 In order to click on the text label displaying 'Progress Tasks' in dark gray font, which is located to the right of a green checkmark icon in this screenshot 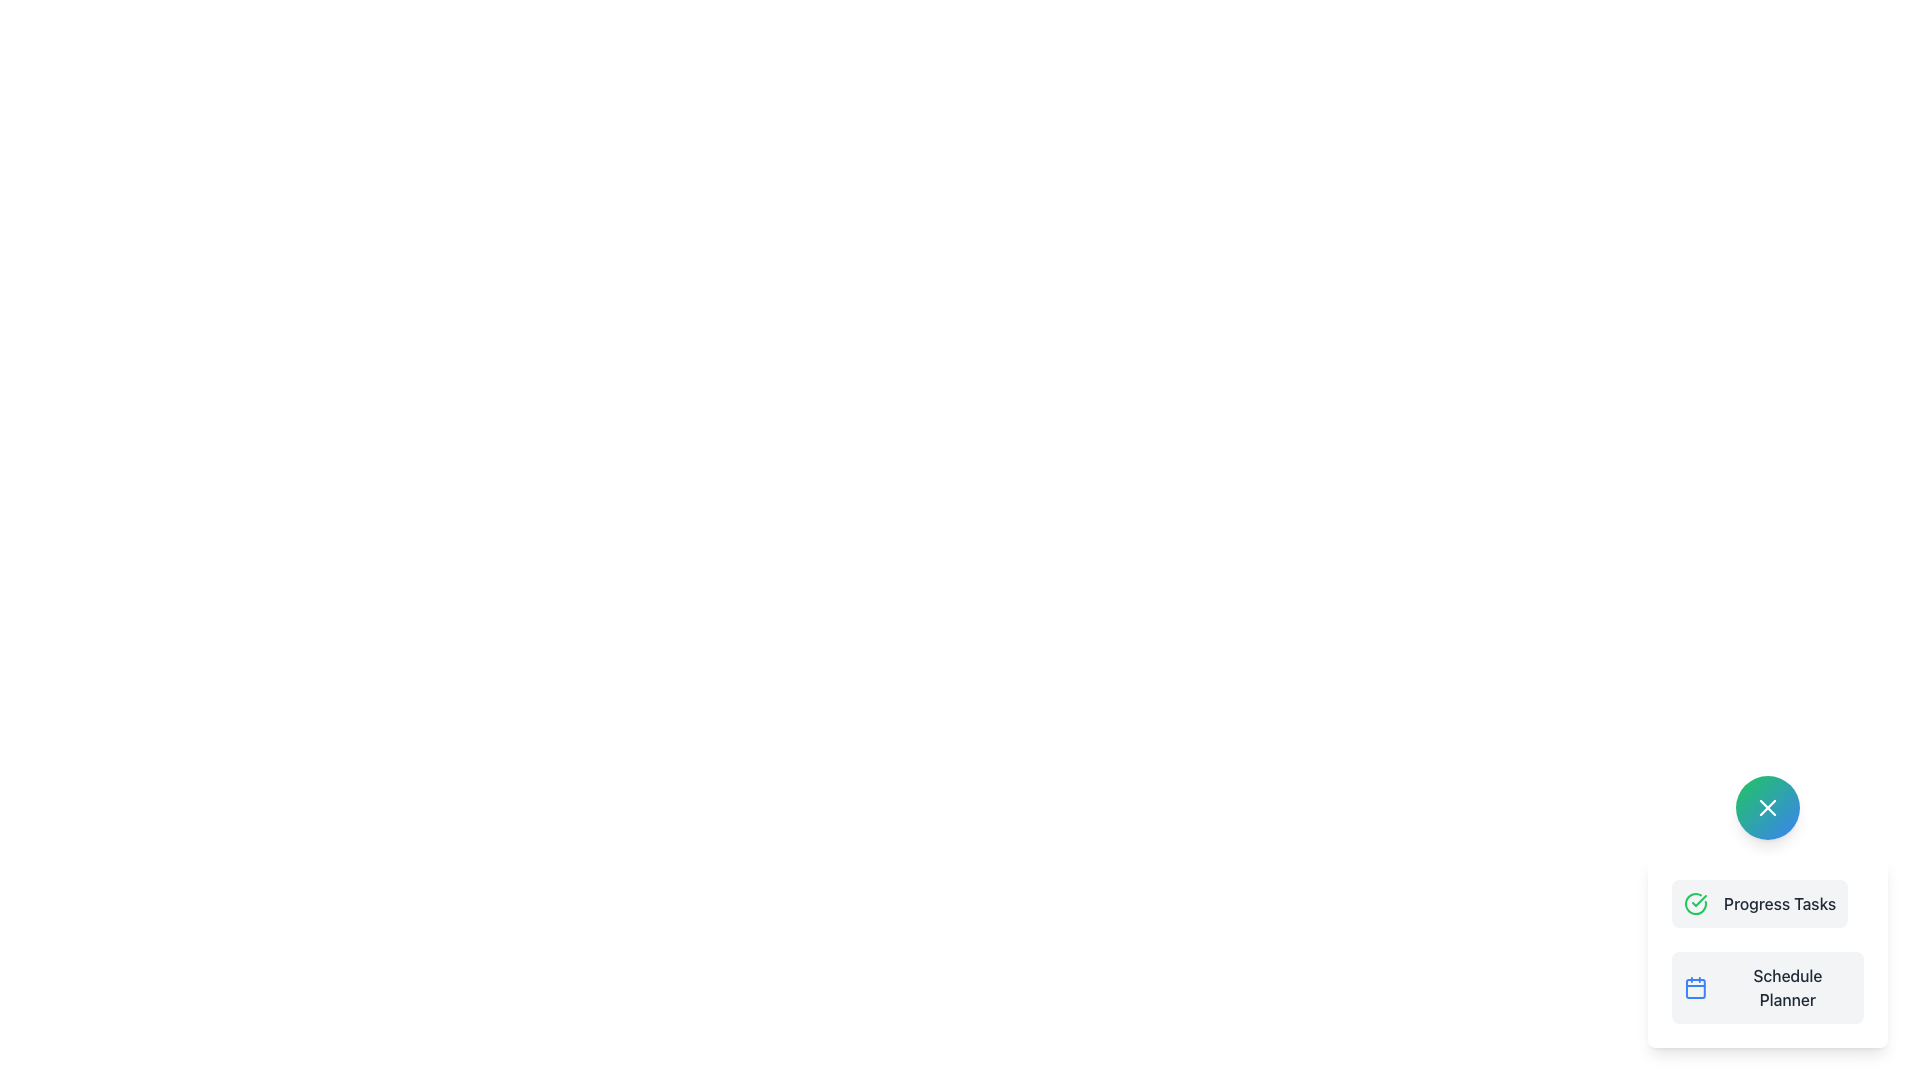, I will do `click(1780, 903)`.